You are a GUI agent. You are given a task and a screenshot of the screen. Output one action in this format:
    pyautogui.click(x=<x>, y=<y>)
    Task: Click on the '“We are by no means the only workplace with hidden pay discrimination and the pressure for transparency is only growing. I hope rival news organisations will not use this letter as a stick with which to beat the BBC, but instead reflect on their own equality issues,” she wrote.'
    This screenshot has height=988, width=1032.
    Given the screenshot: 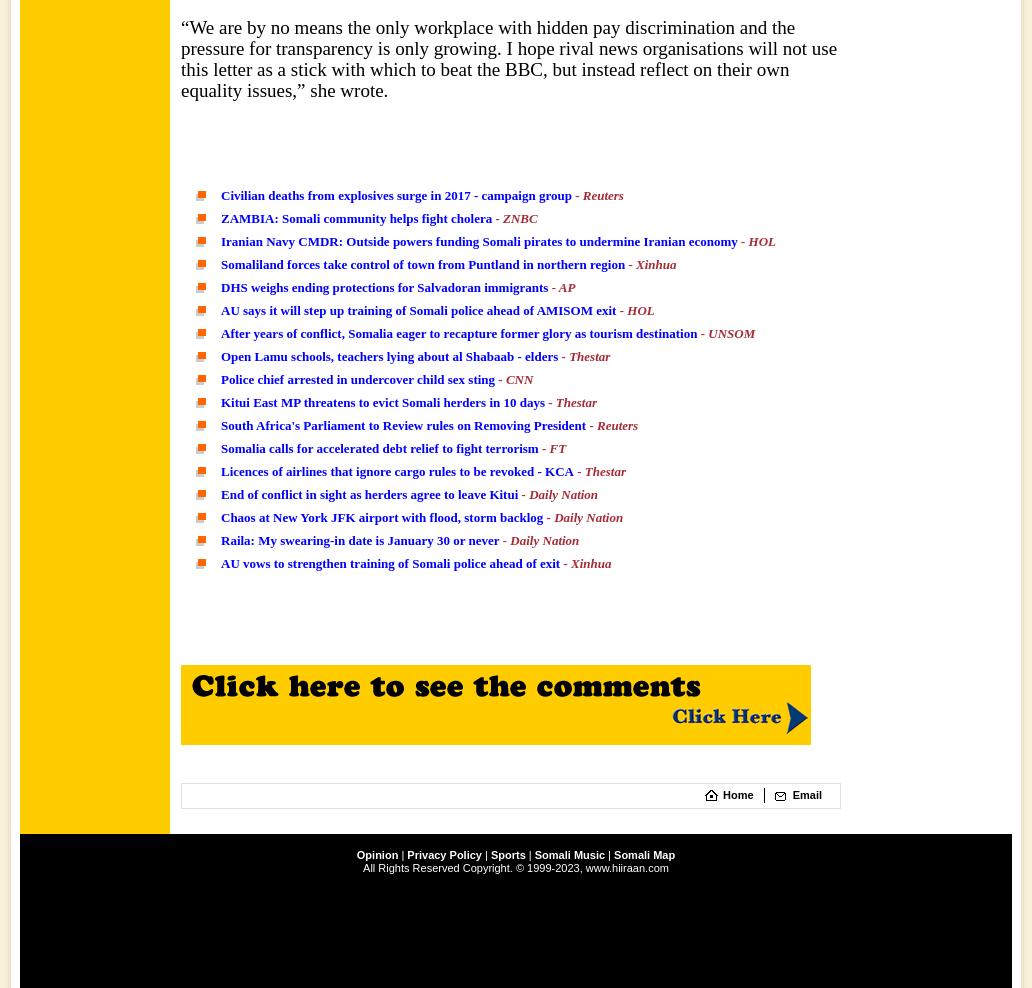 What is the action you would take?
    pyautogui.click(x=507, y=57)
    